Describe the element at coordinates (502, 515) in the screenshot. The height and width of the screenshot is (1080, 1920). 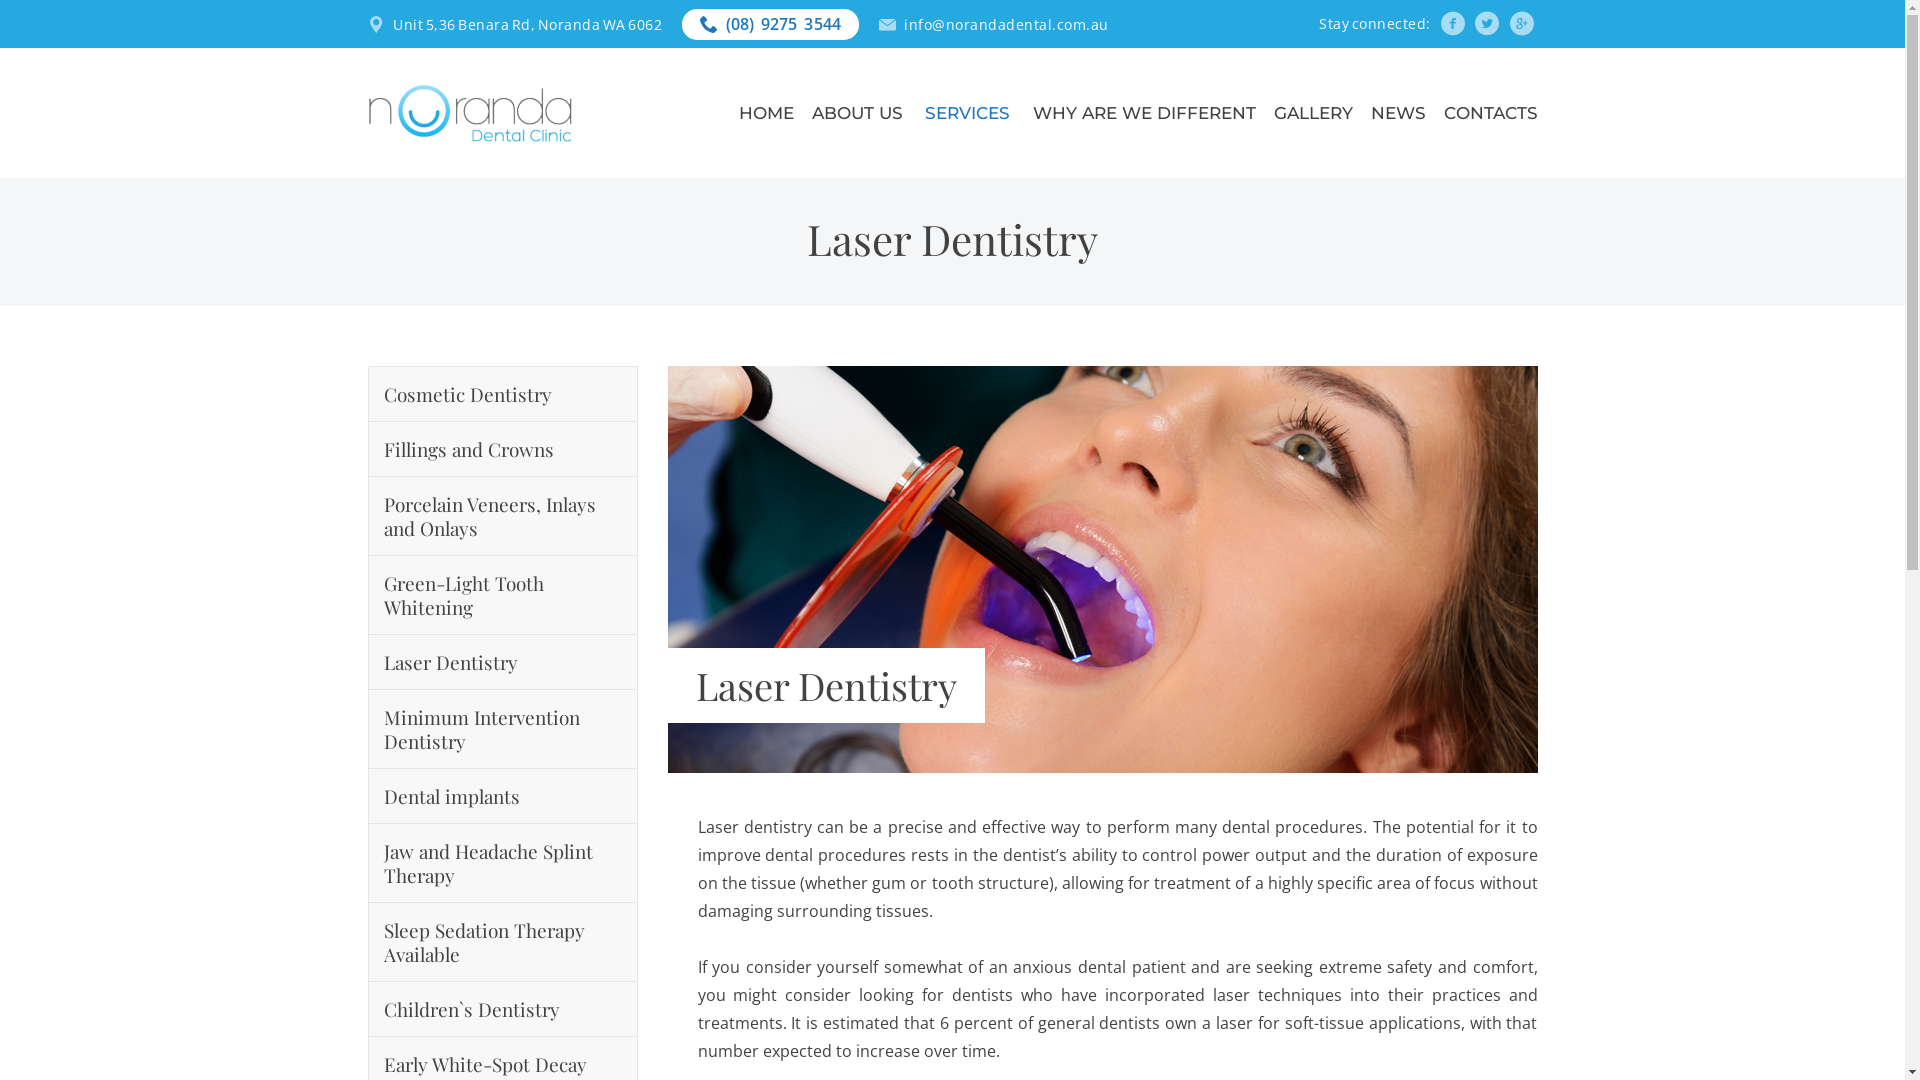
I see `'Porcelain Veneers, Inlays and Onlays'` at that location.